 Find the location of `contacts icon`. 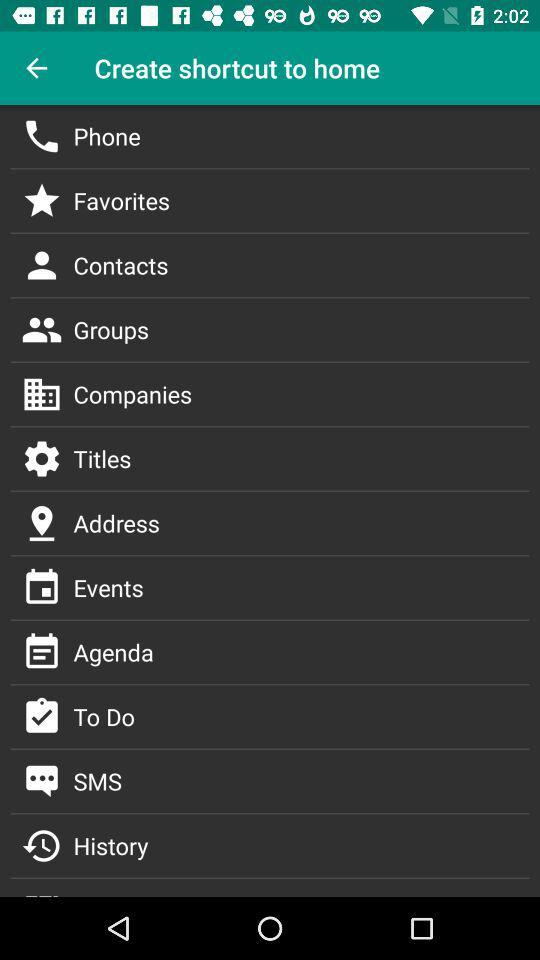

contacts icon is located at coordinates (42, 264).